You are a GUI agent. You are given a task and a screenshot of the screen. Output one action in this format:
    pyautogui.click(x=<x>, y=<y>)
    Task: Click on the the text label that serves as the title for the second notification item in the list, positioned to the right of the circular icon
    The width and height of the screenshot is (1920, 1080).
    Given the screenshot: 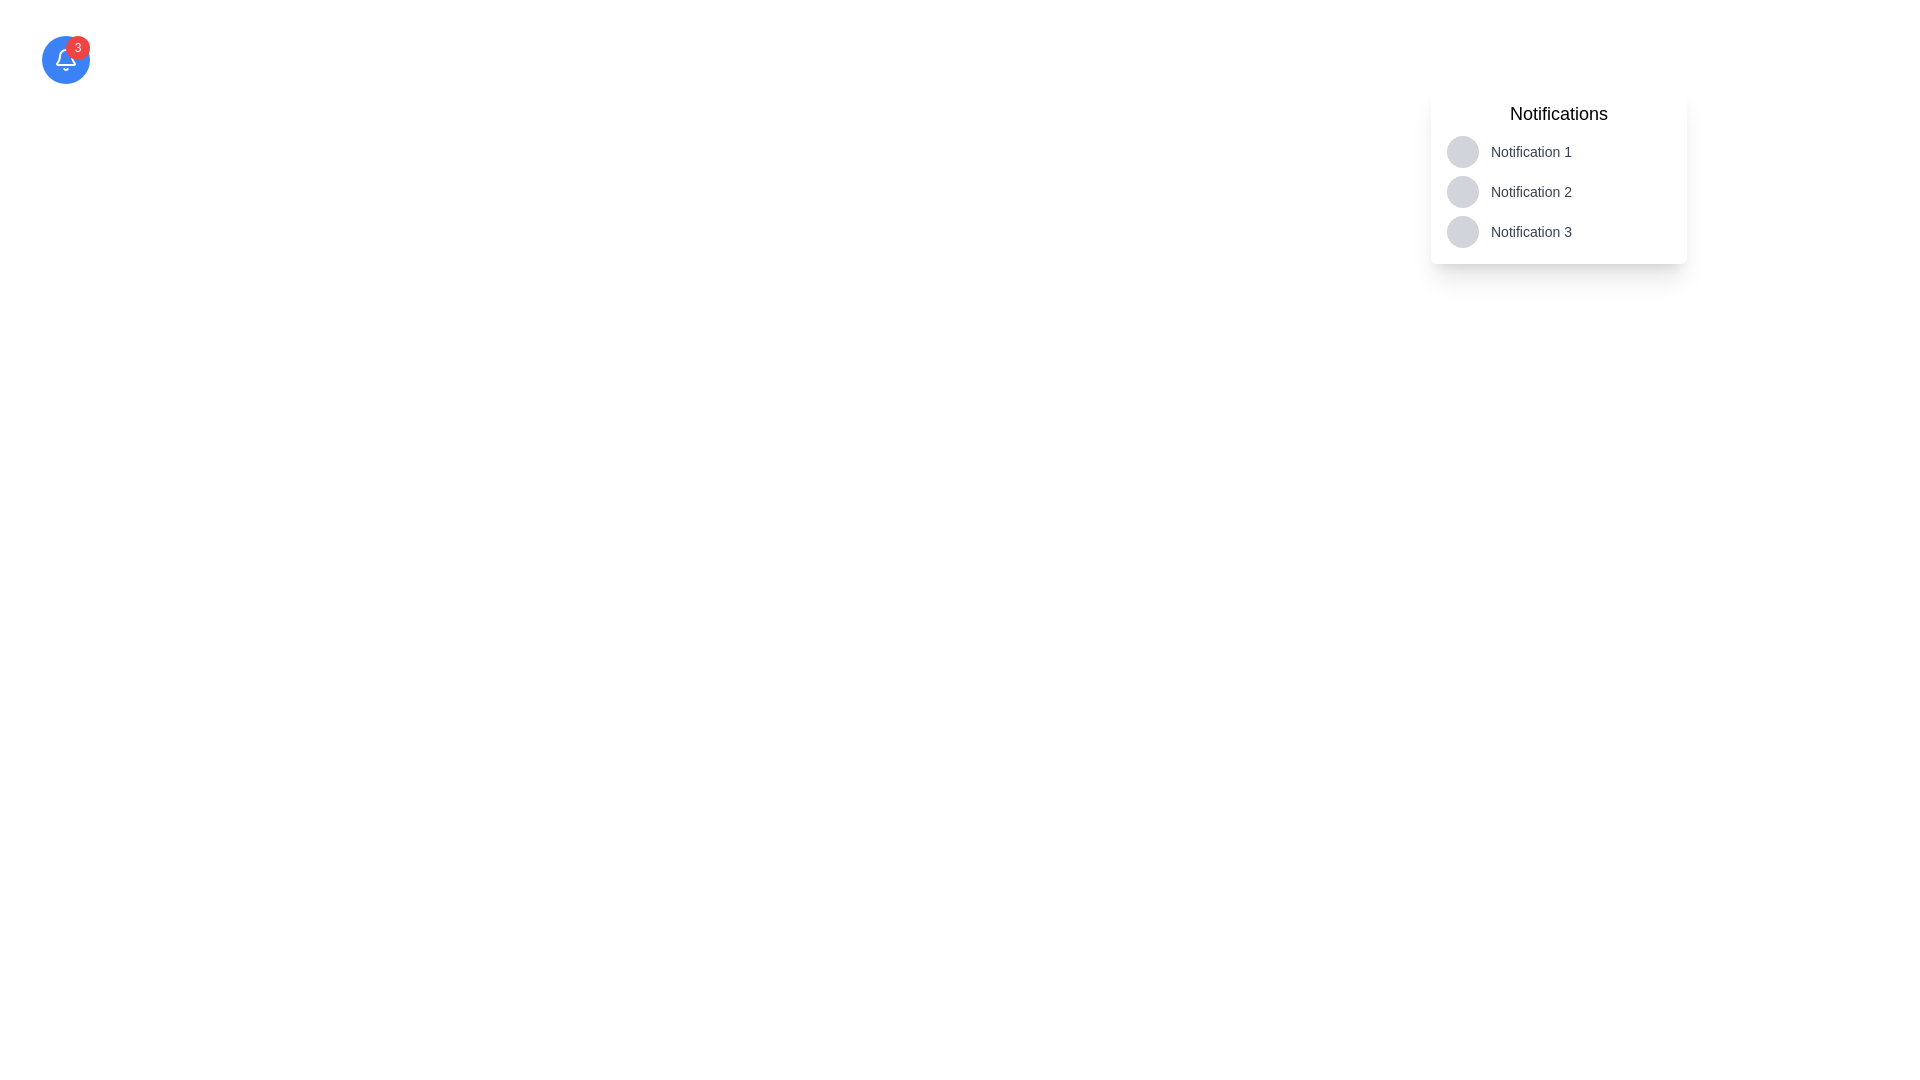 What is the action you would take?
    pyautogui.click(x=1530, y=192)
    